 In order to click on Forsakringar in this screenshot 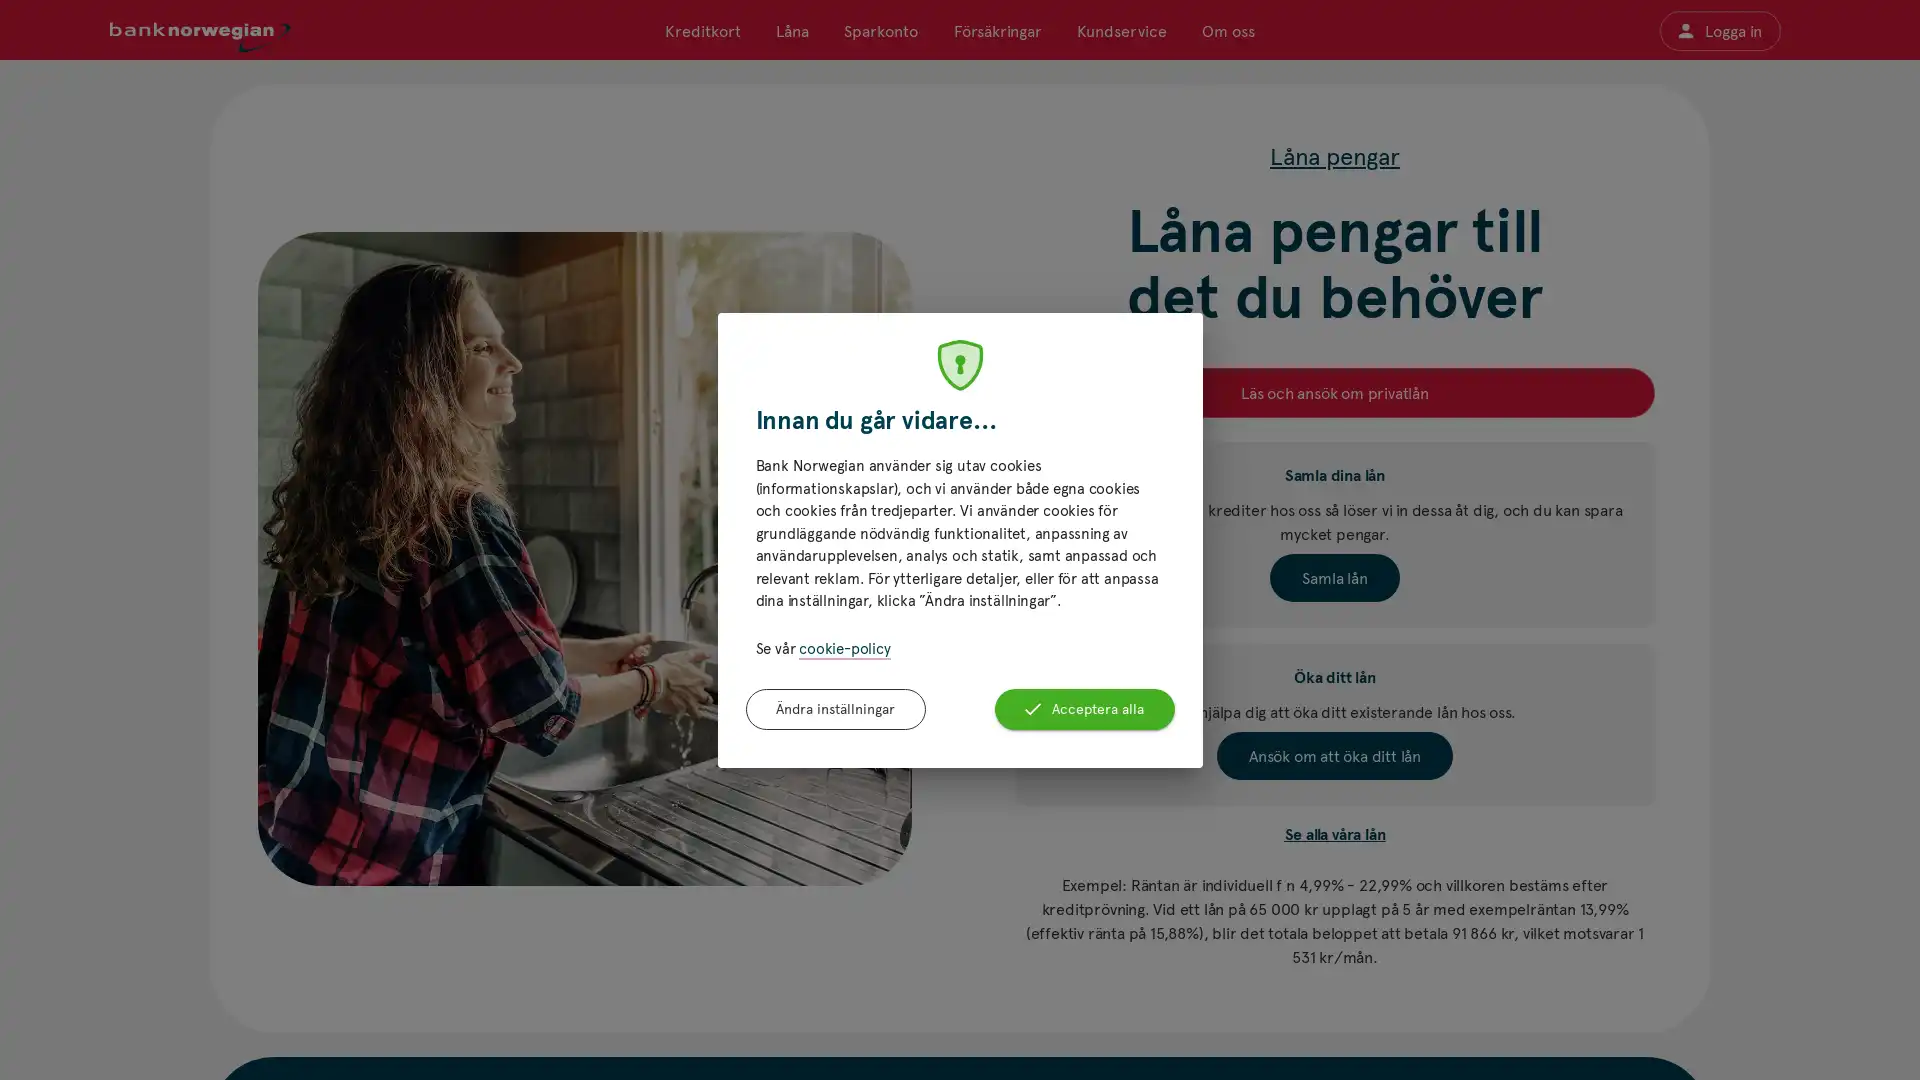, I will do `click(997, 30)`.